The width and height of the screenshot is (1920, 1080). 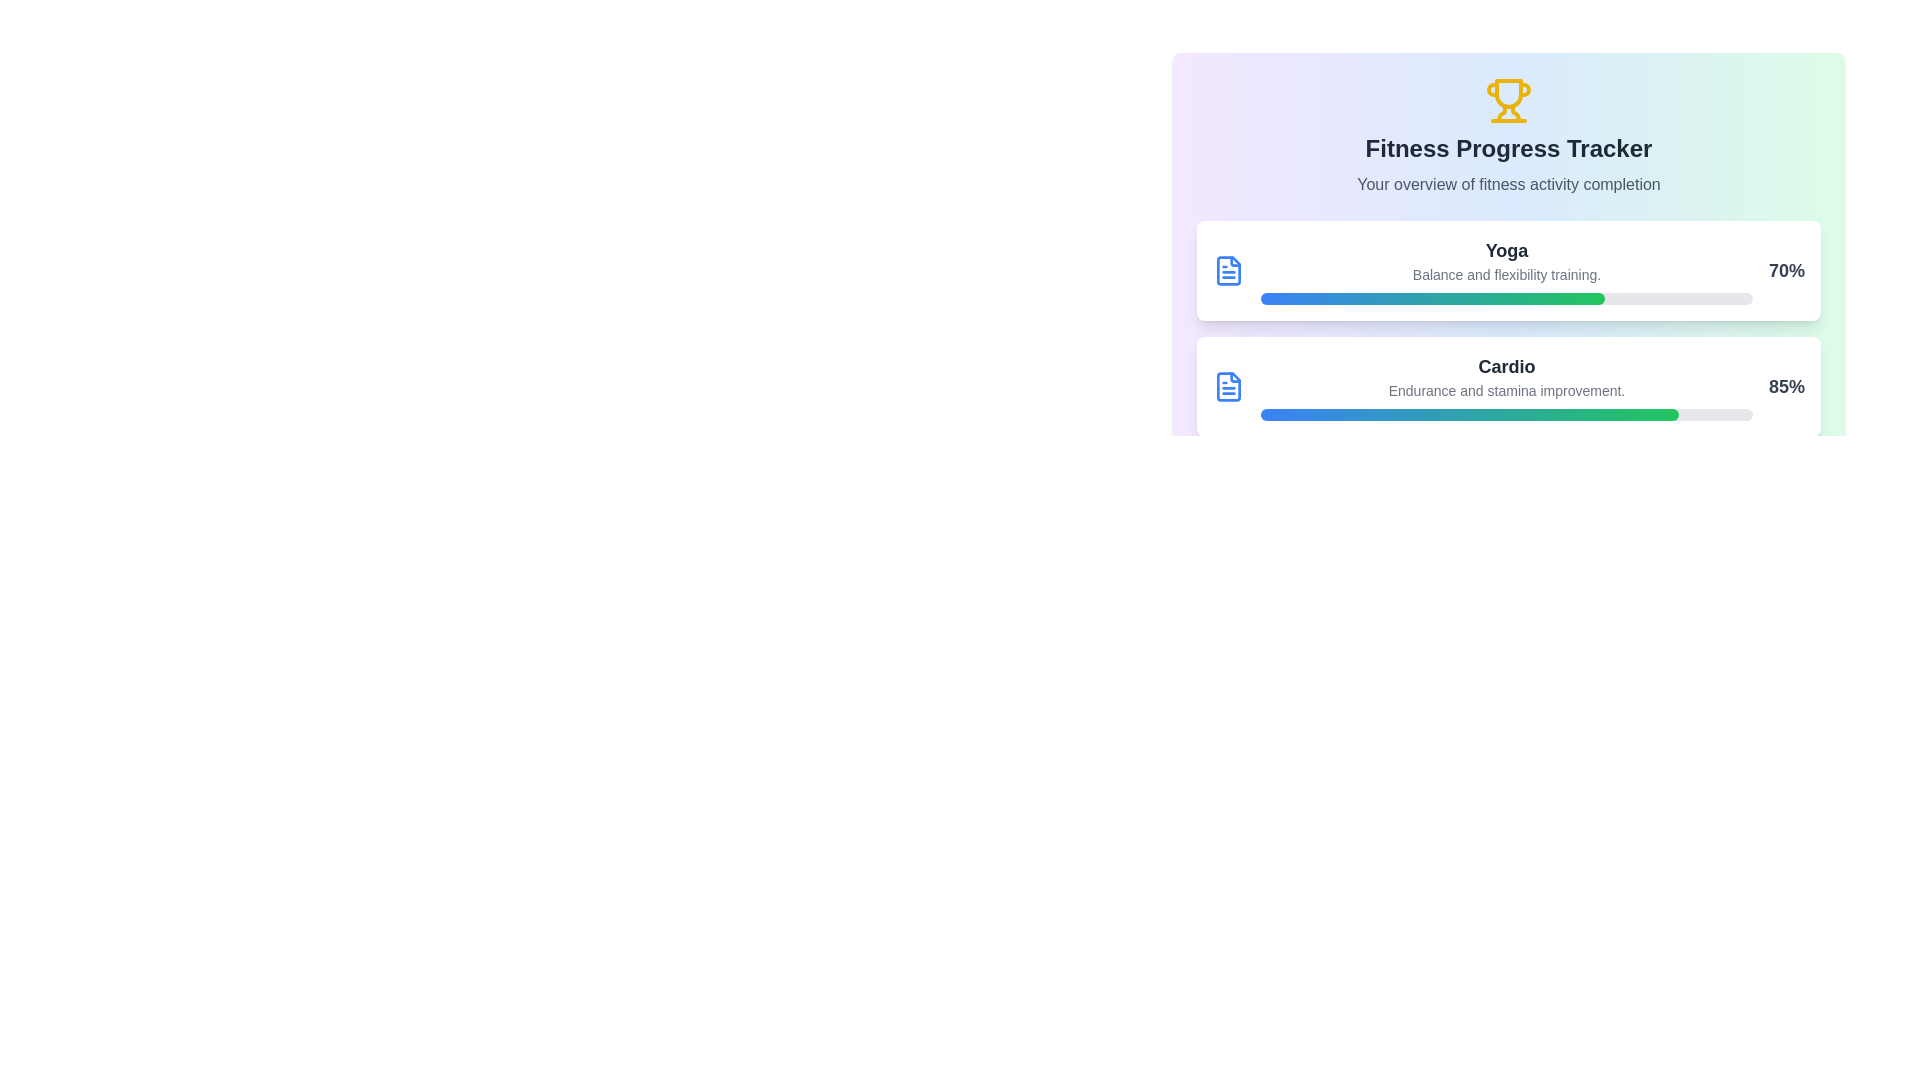 I want to click on the achievement icon located at the top of the interface, above the title 'Fitness Progress Tracker', which symbolizes achievement and progress in the fitness tracker context, so click(x=1508, y=93).